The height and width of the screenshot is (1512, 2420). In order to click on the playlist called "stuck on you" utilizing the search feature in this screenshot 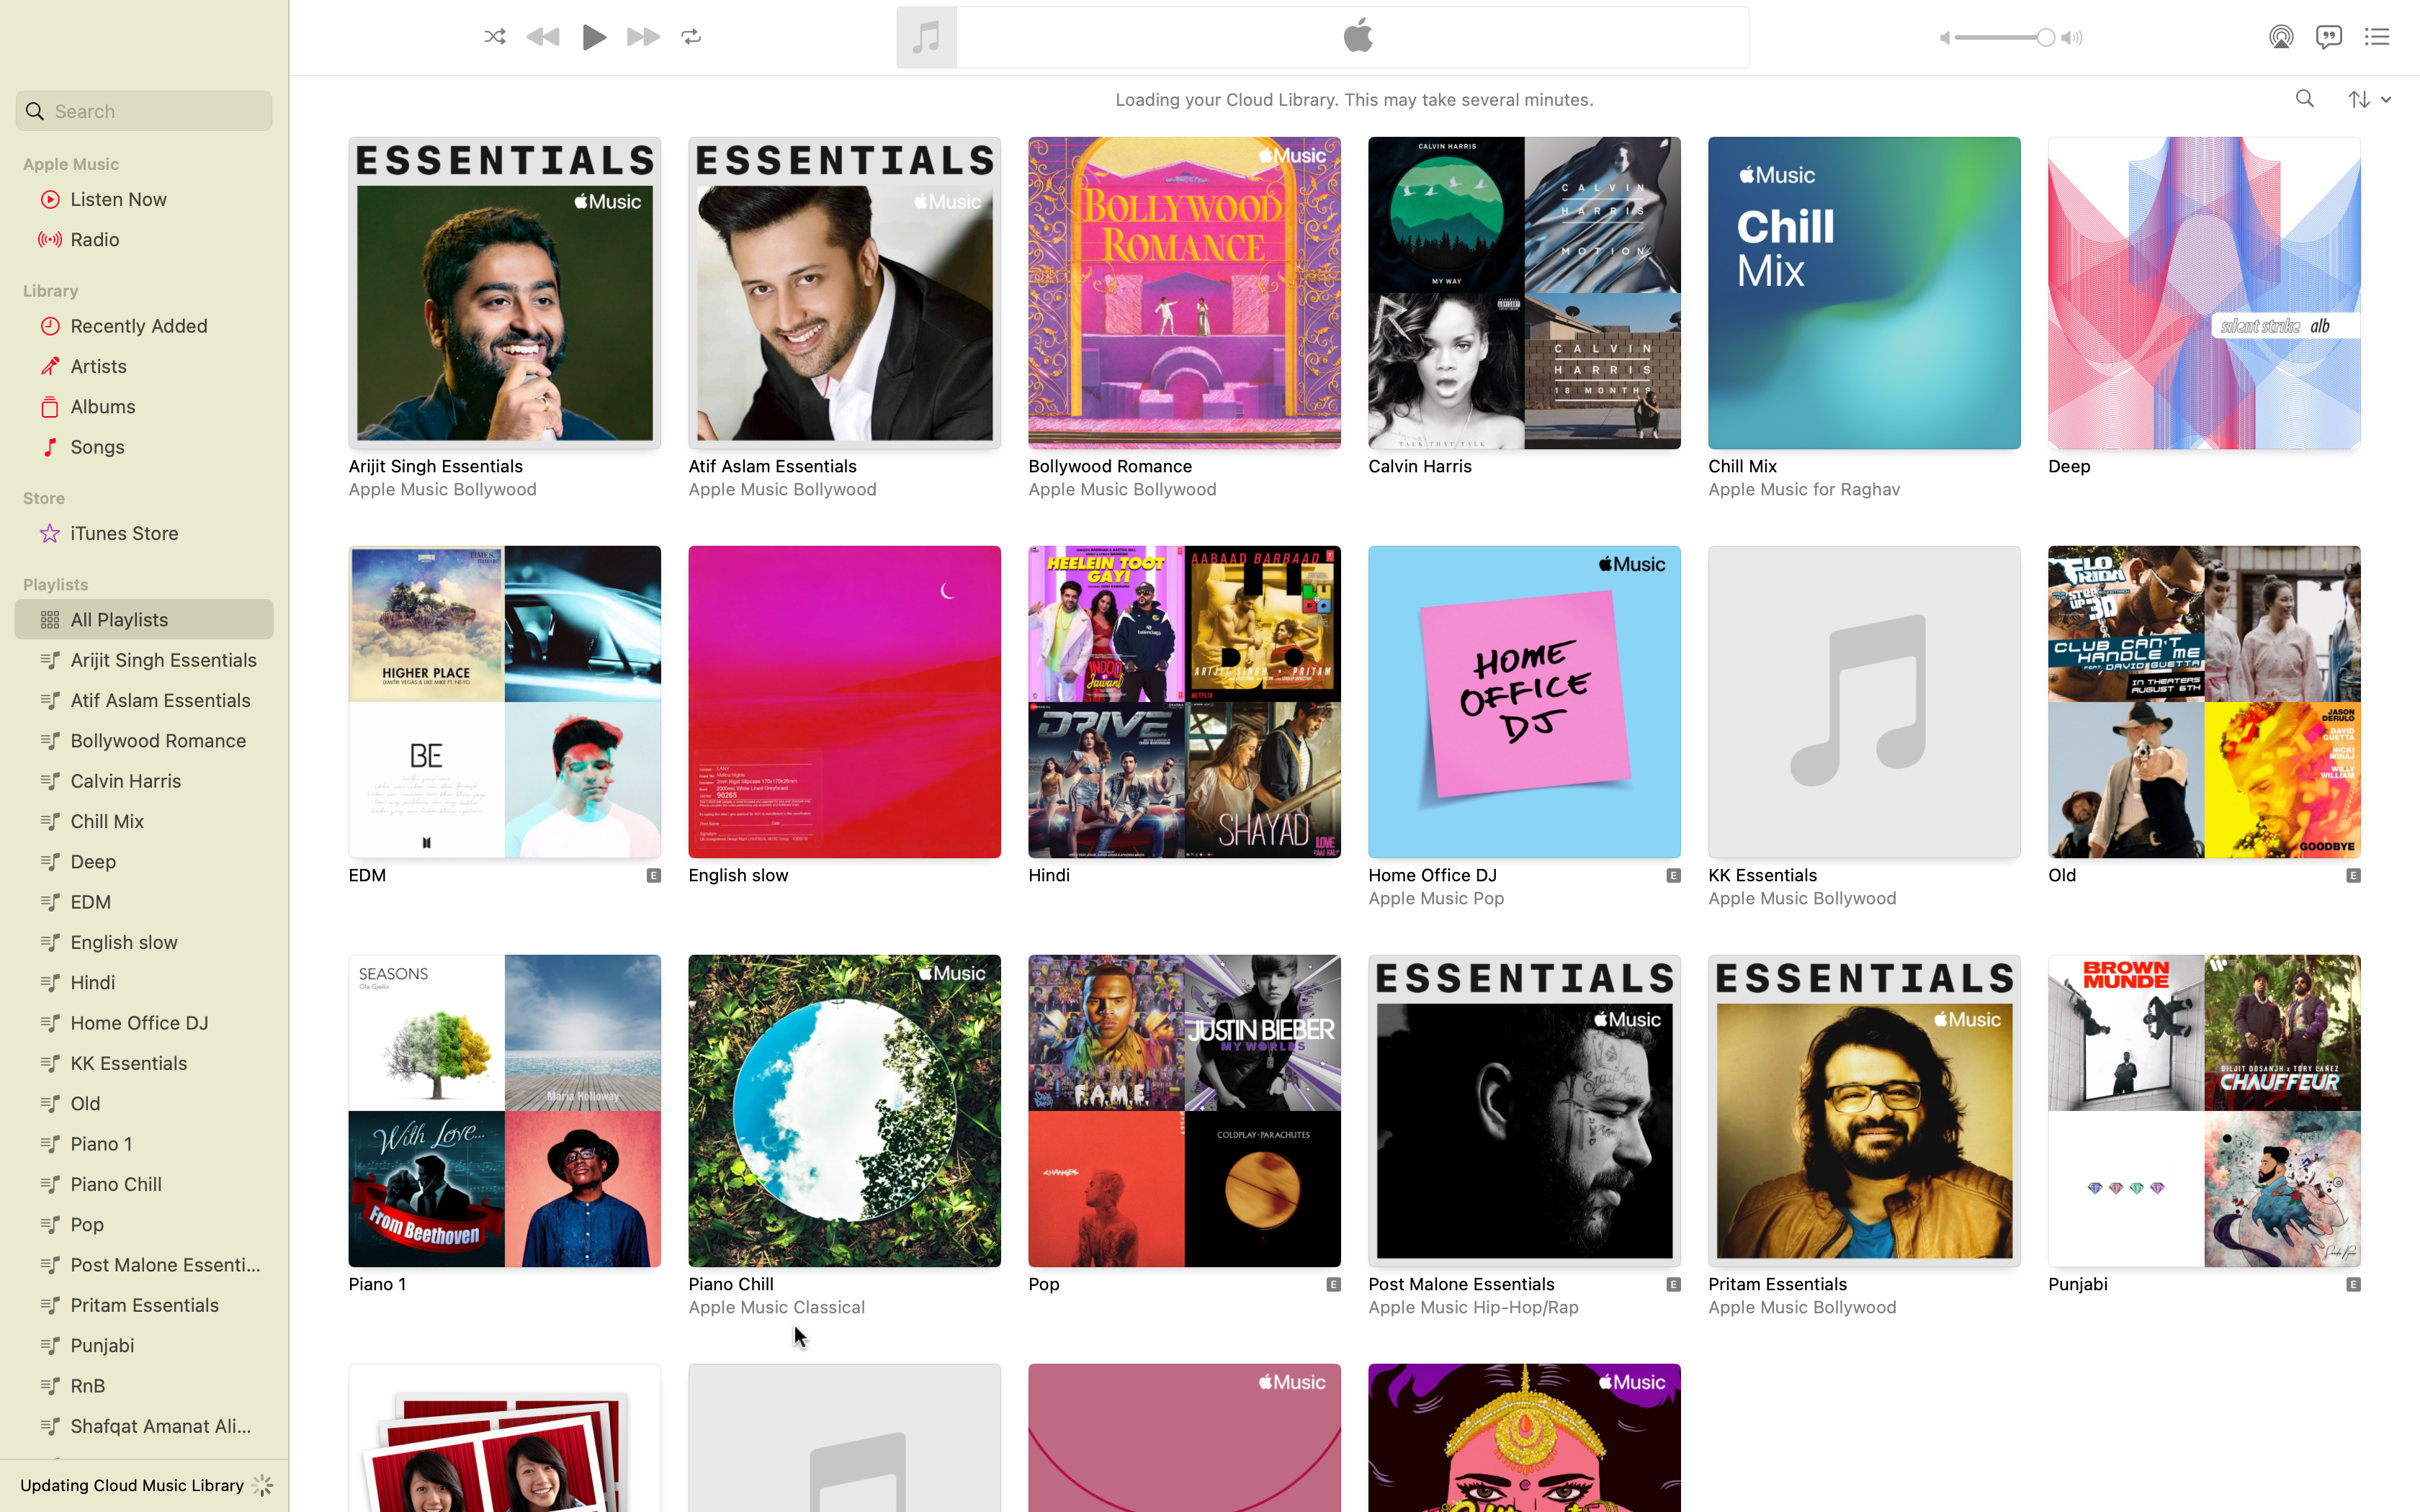, I will do `click(141, 111)`.